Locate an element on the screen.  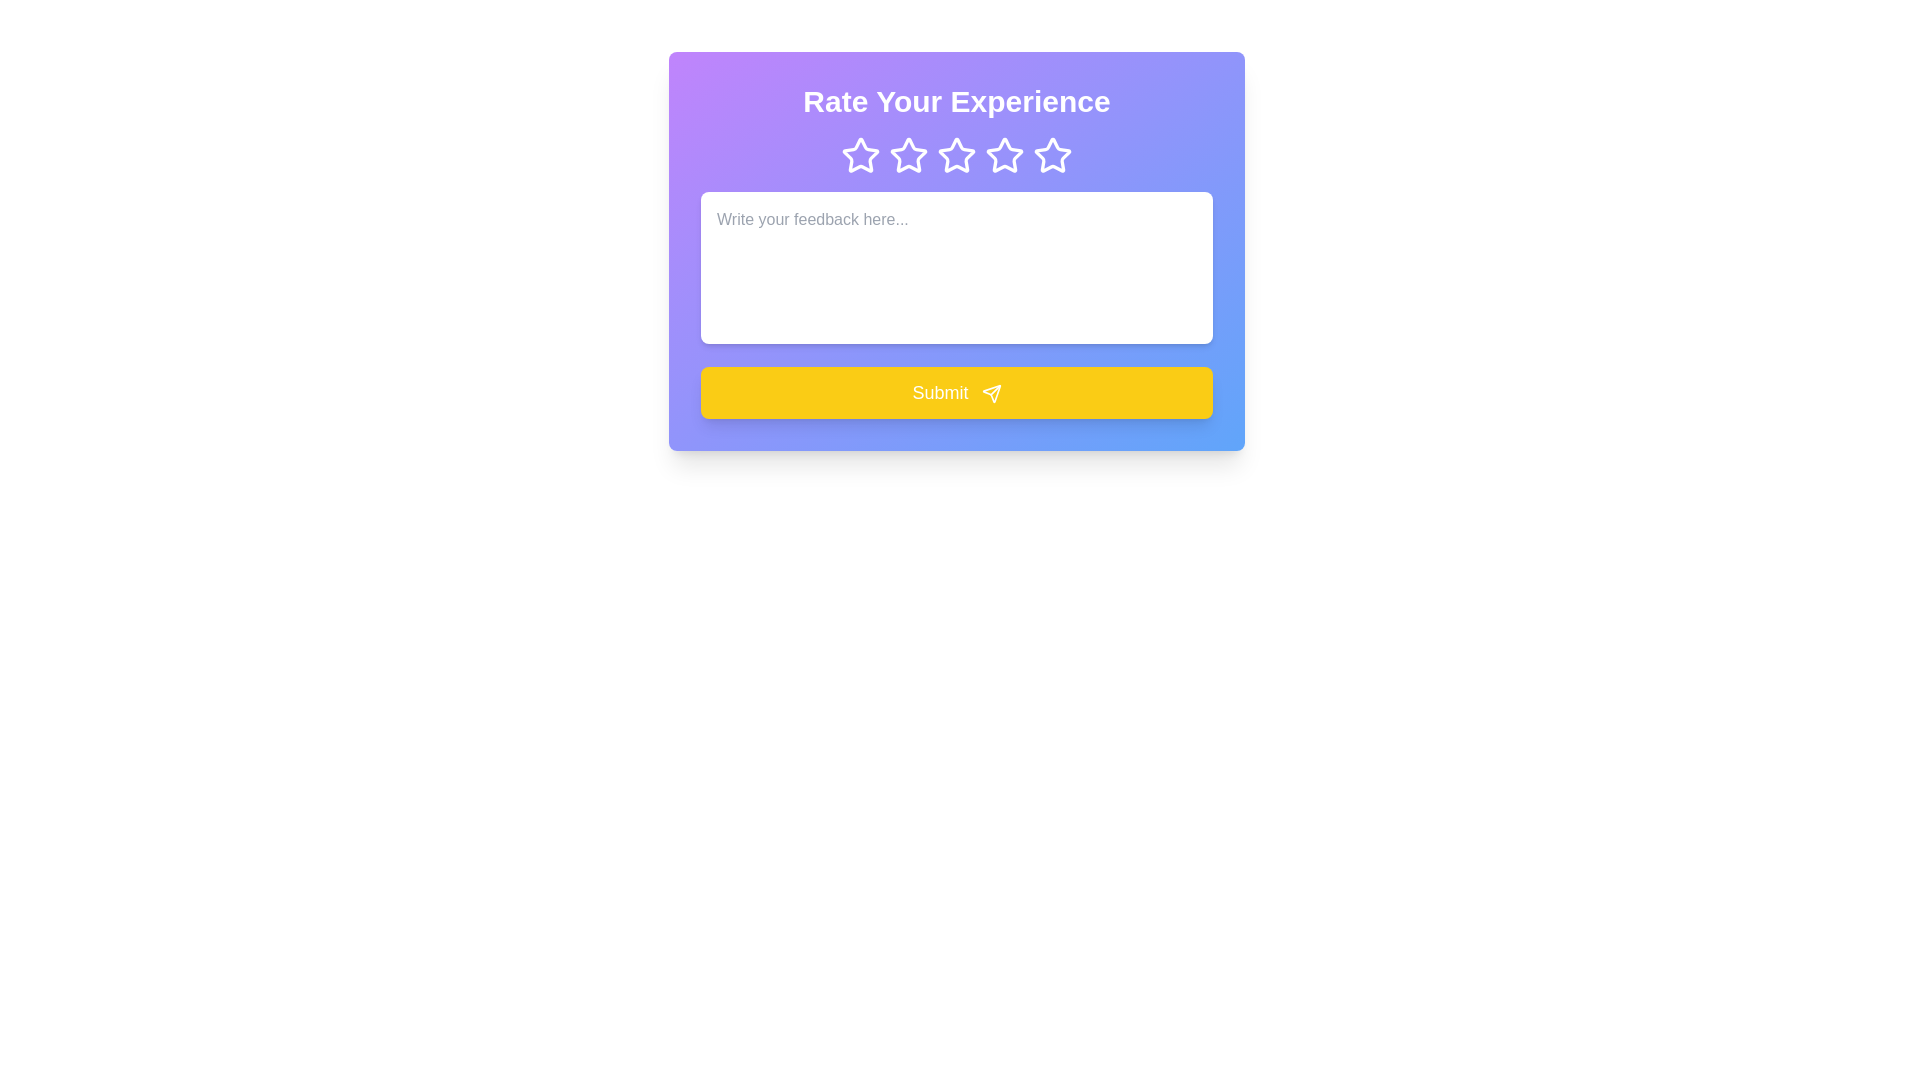
the first star icon in the rating system to trigger the scaling effect is located at coordinates (860, 154).